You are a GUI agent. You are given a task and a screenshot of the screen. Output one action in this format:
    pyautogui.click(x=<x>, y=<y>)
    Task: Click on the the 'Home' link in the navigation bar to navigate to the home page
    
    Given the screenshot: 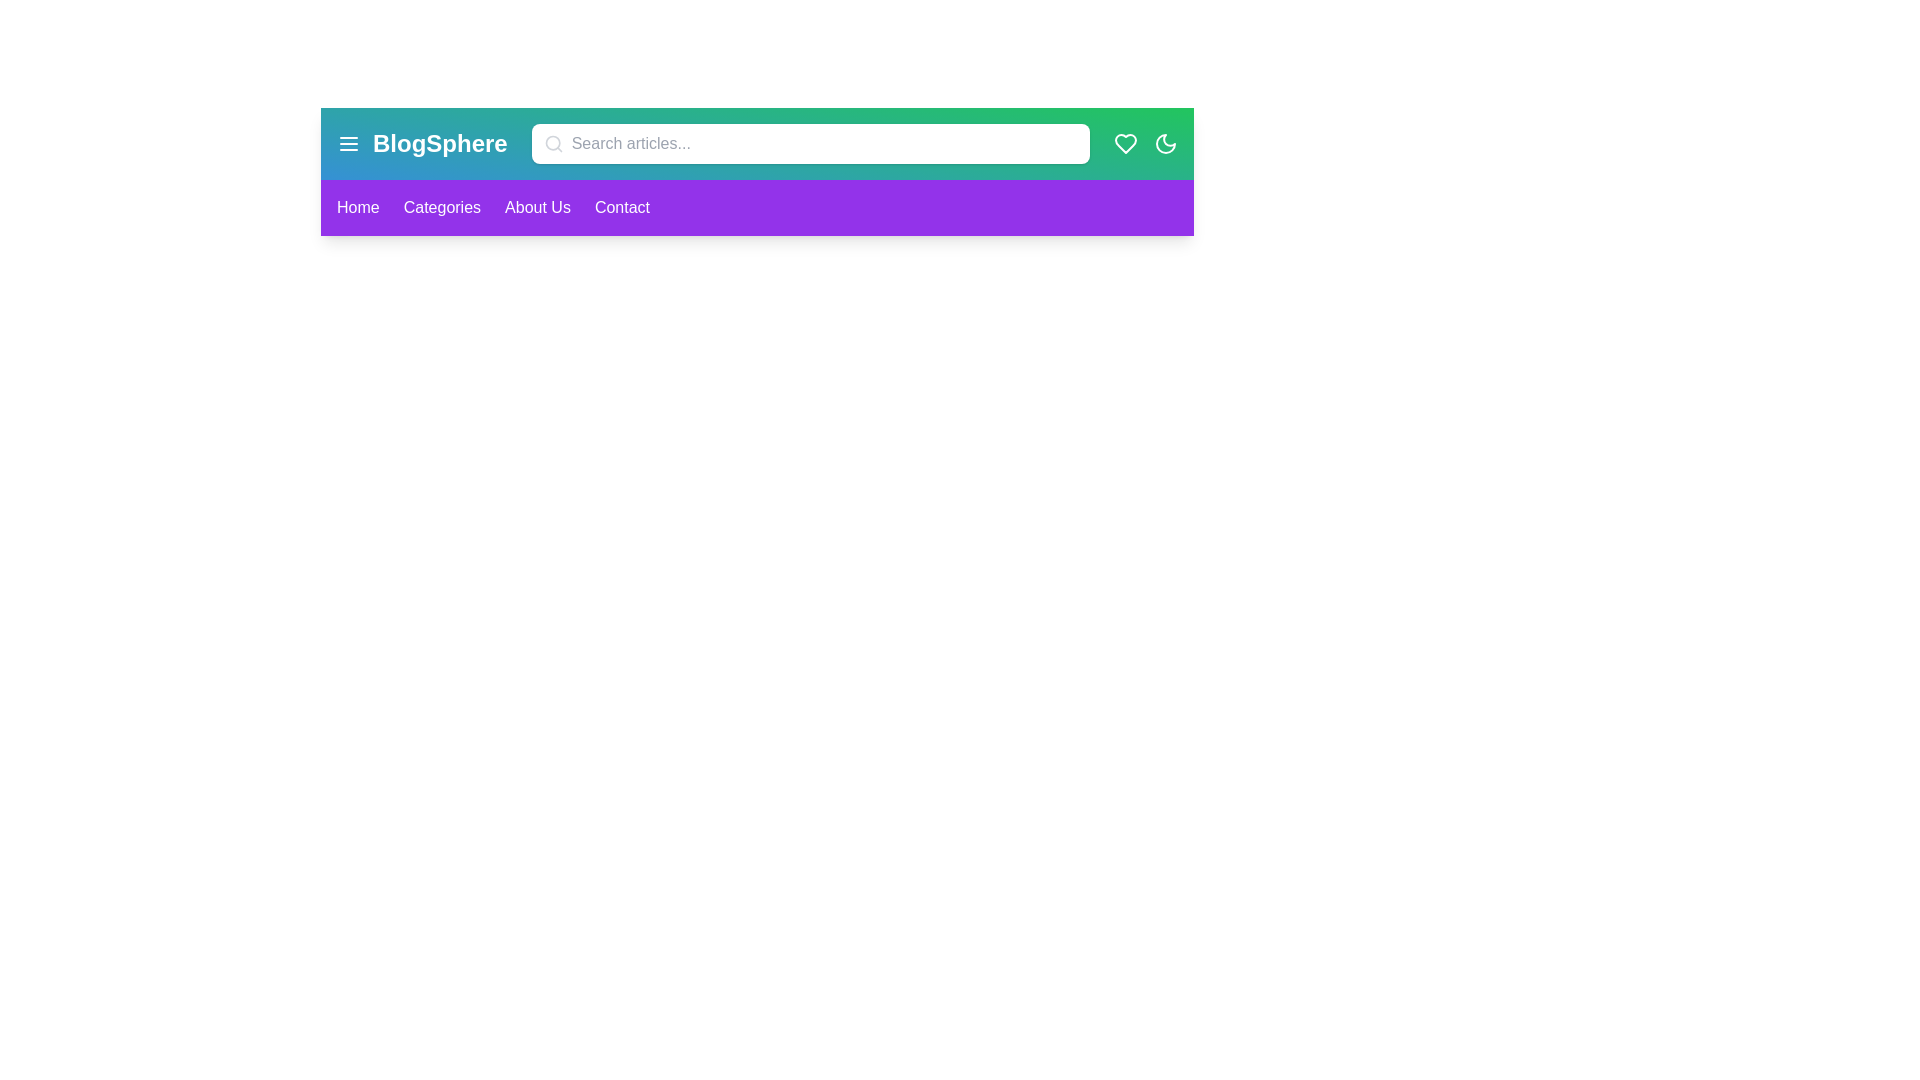 What is the action you would take?
    pyautogui.click(x=358, y=208)
    